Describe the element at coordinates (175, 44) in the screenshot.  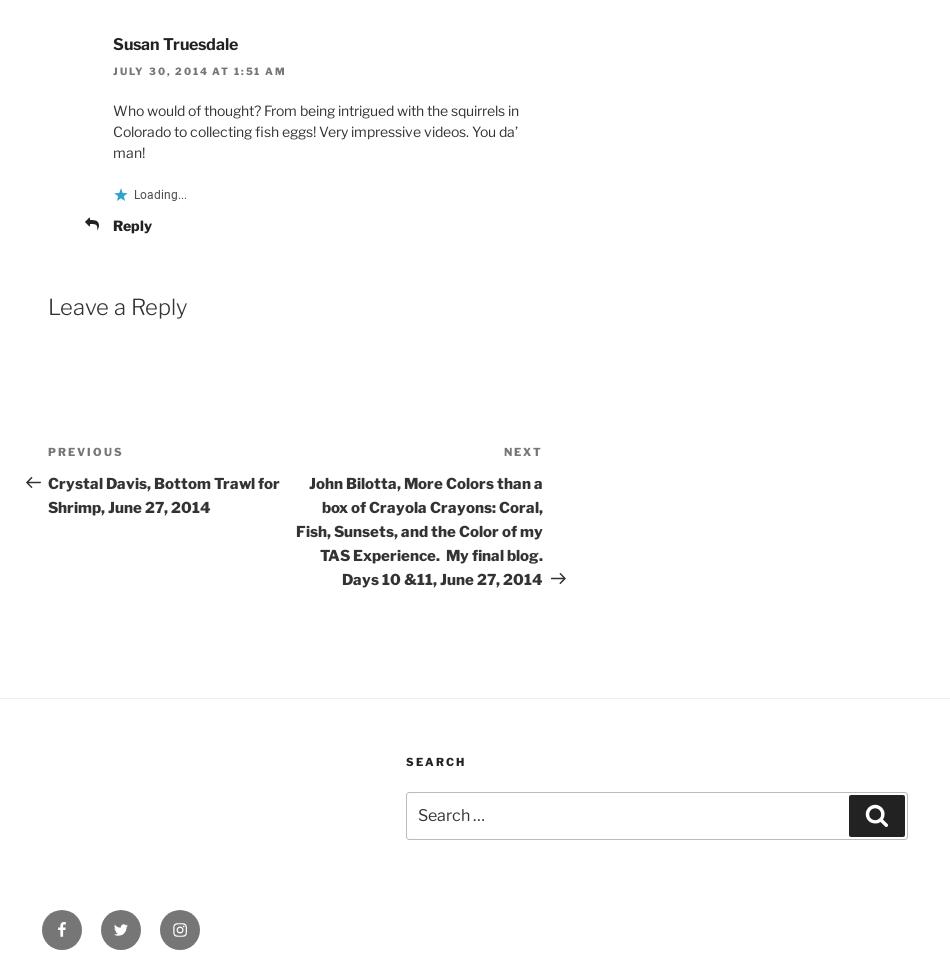
I see `'Susan Truesdale'` at that location.